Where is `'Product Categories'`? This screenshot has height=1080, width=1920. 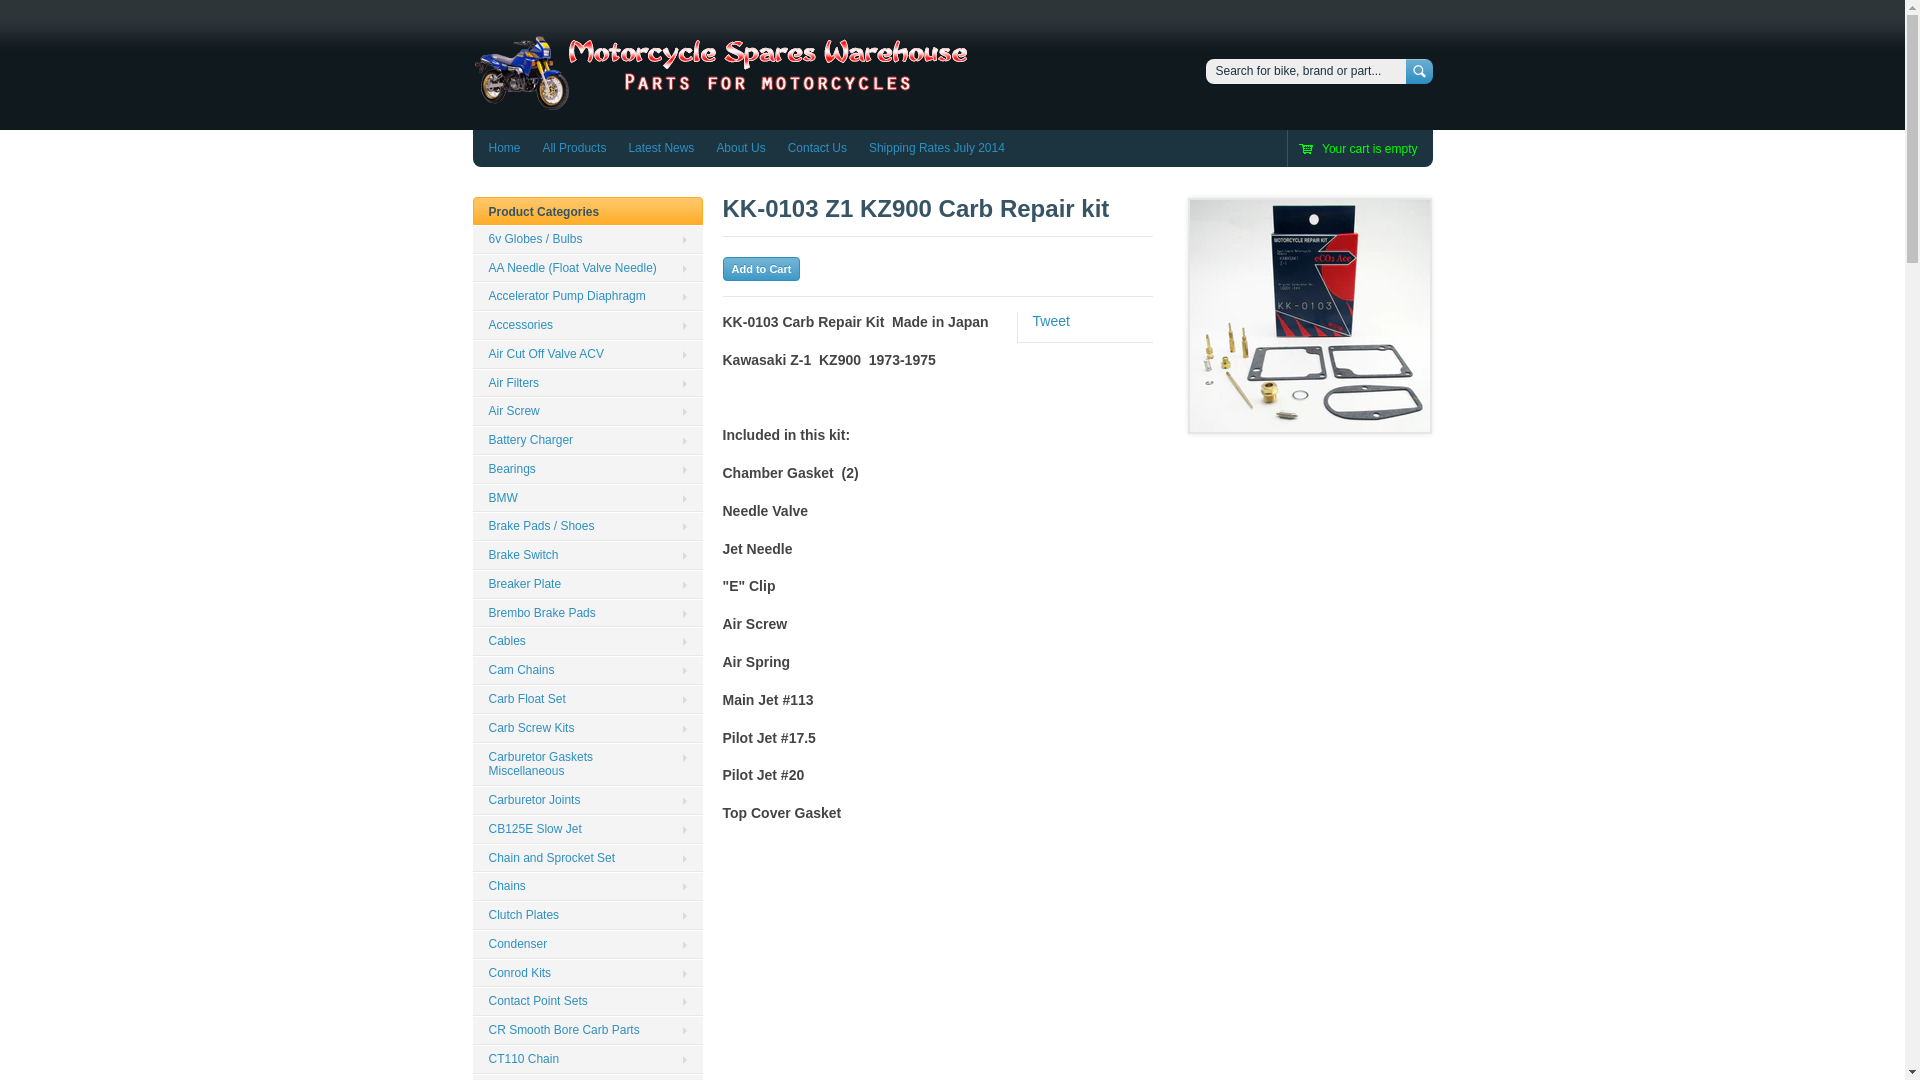 'Product Categories' is located at coordinates (543, 212).